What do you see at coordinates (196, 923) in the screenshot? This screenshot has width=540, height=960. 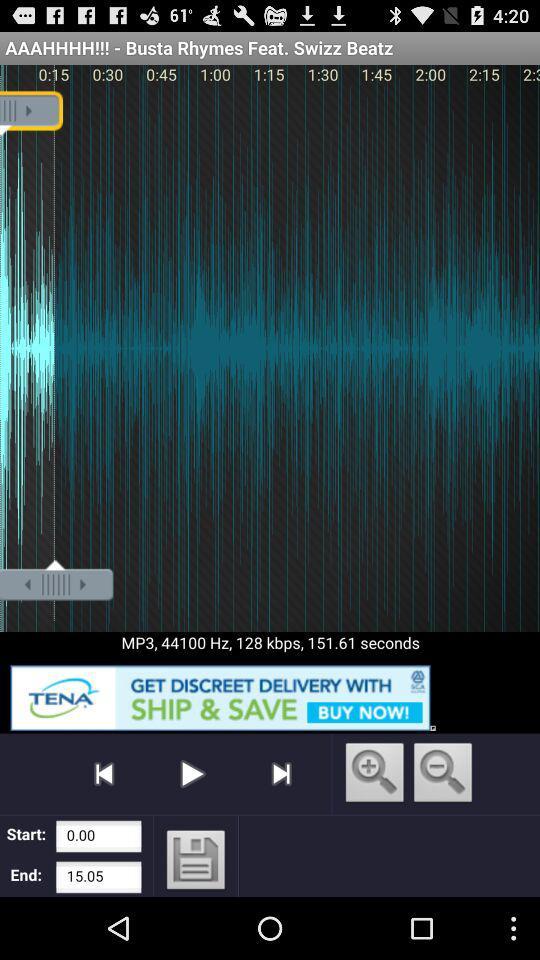 I see `the save icon` at bounding box center [196, 923].